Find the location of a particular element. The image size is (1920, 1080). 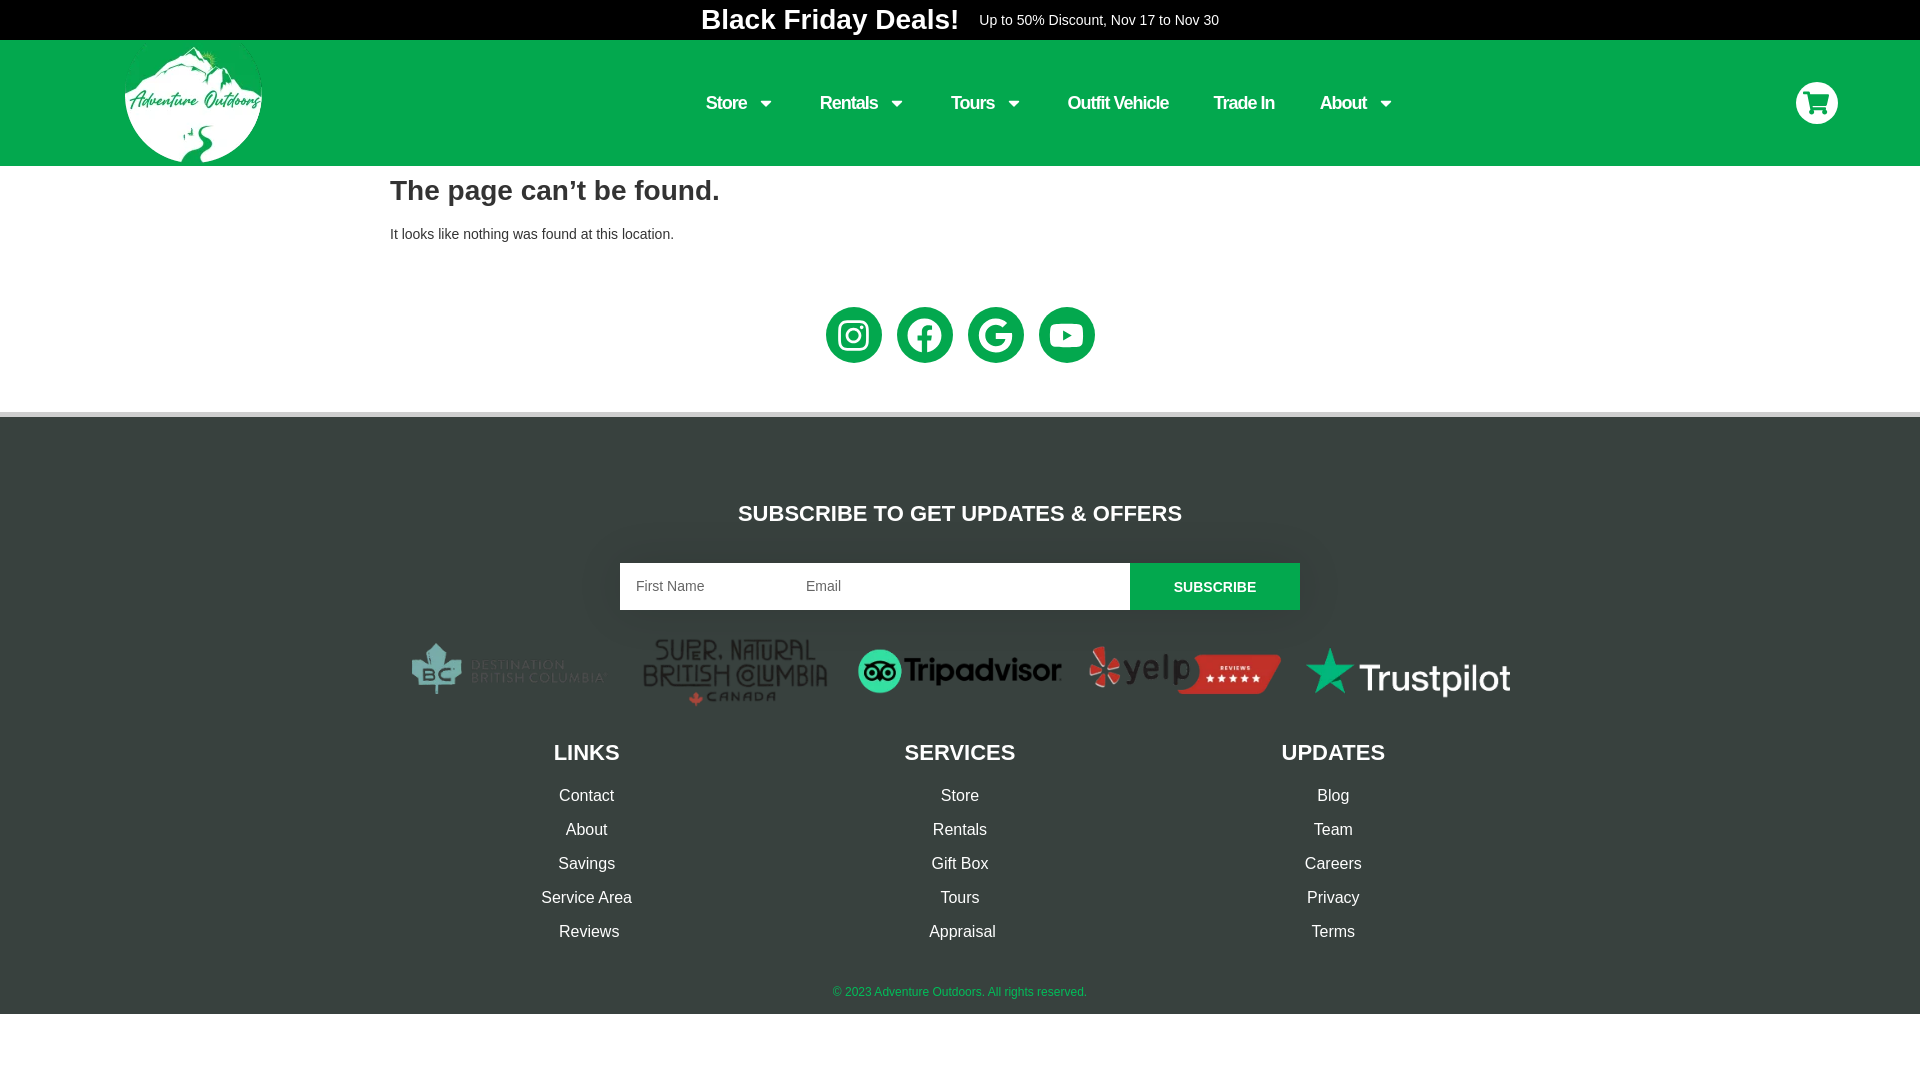

'Appraisal' is located at coordinates (958, 932).